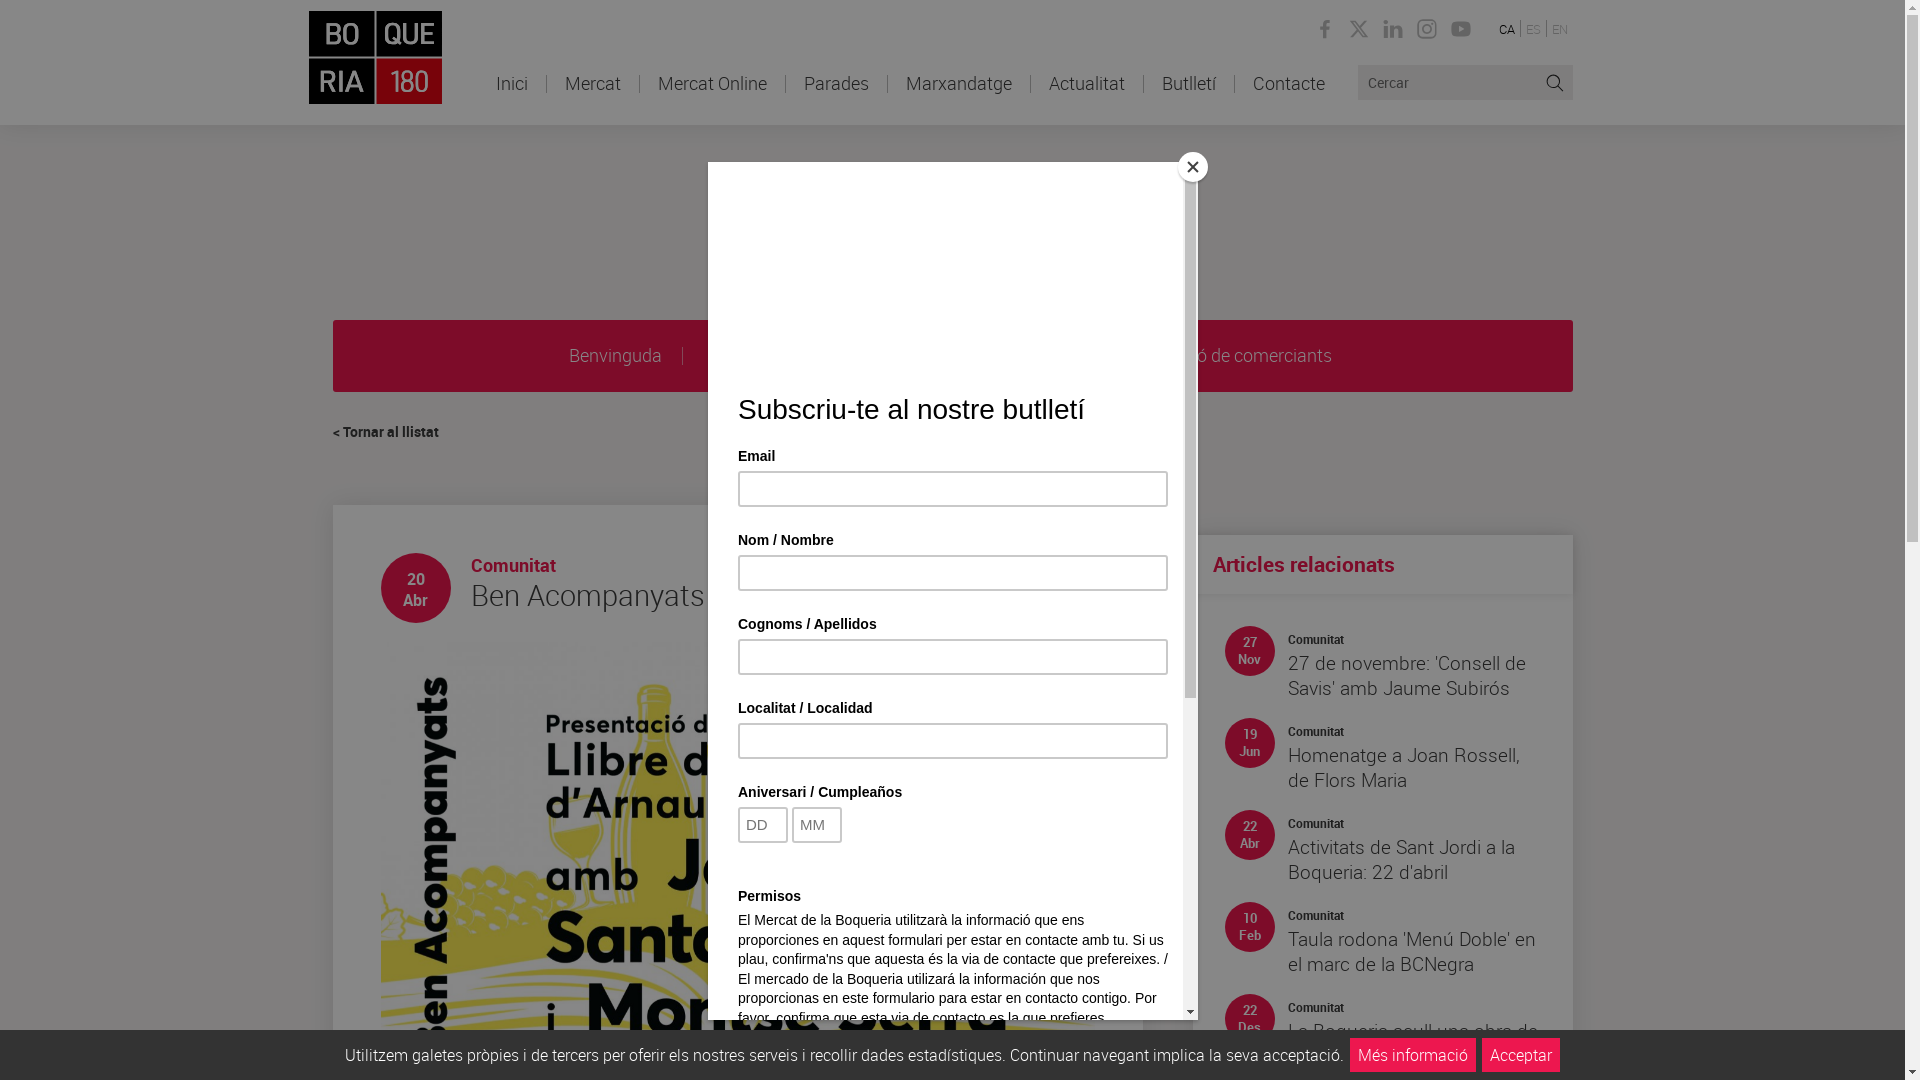 The image size is (1920, 1080). I want to click on 'Homenatge a Joan Rossell, de Flors Maria', so click(1402, 766).